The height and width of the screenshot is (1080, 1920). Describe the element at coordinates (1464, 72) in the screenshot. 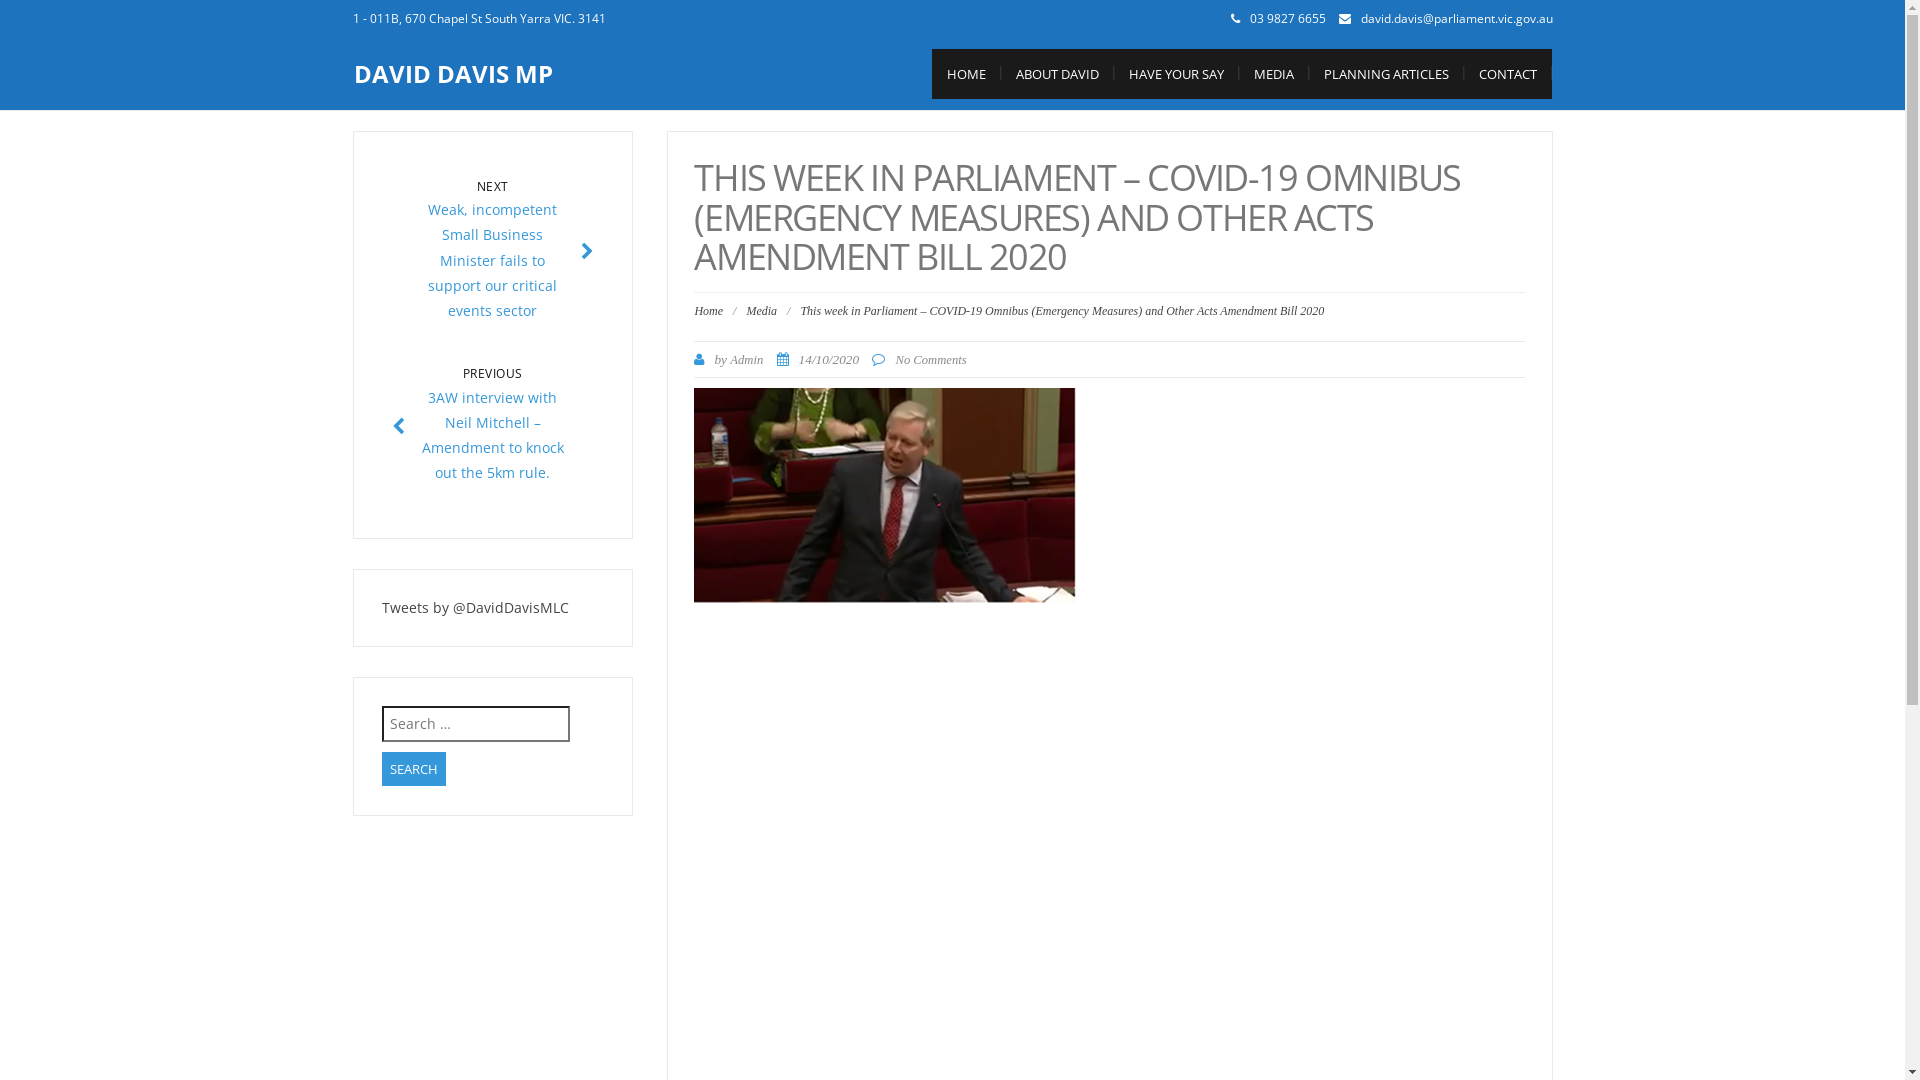

I see `'CONTACT'` at that location.